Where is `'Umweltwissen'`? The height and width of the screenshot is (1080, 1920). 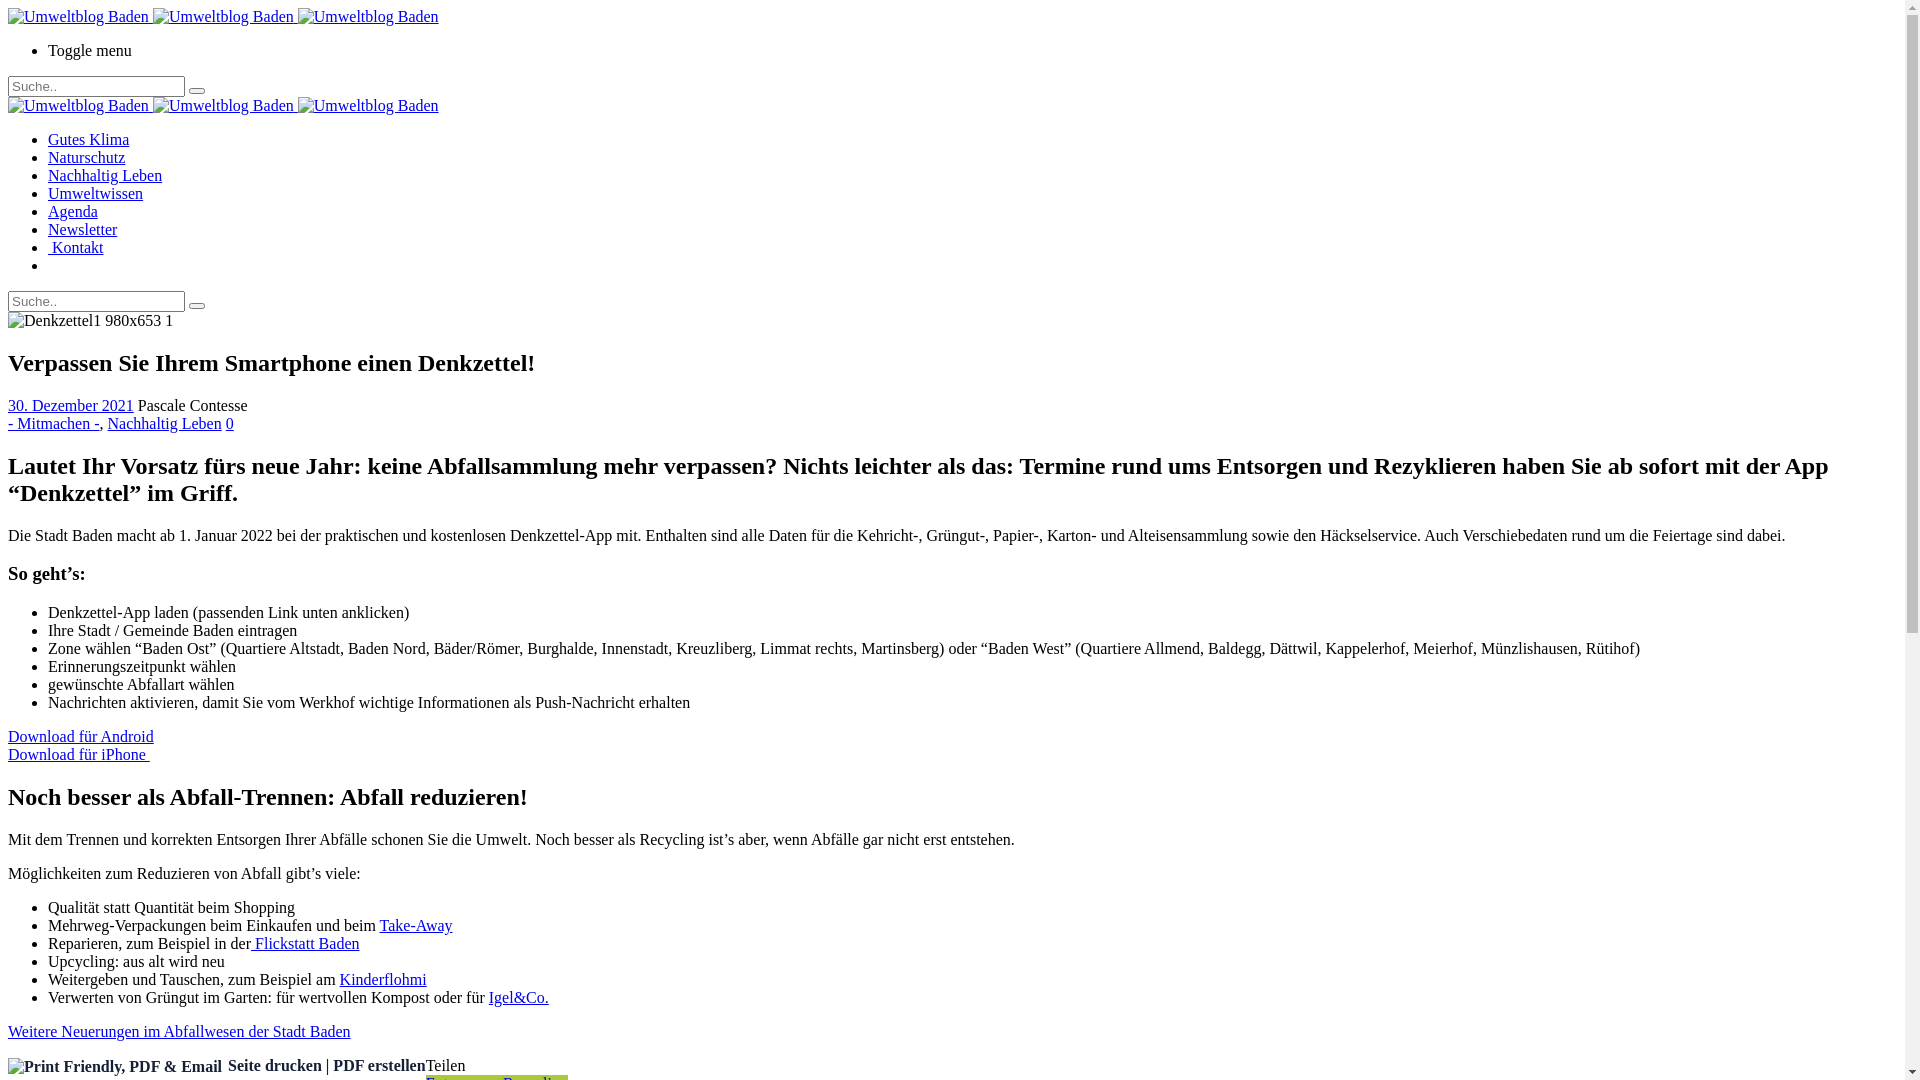 'Umweltwissen' is located at coordinates (94, 193).